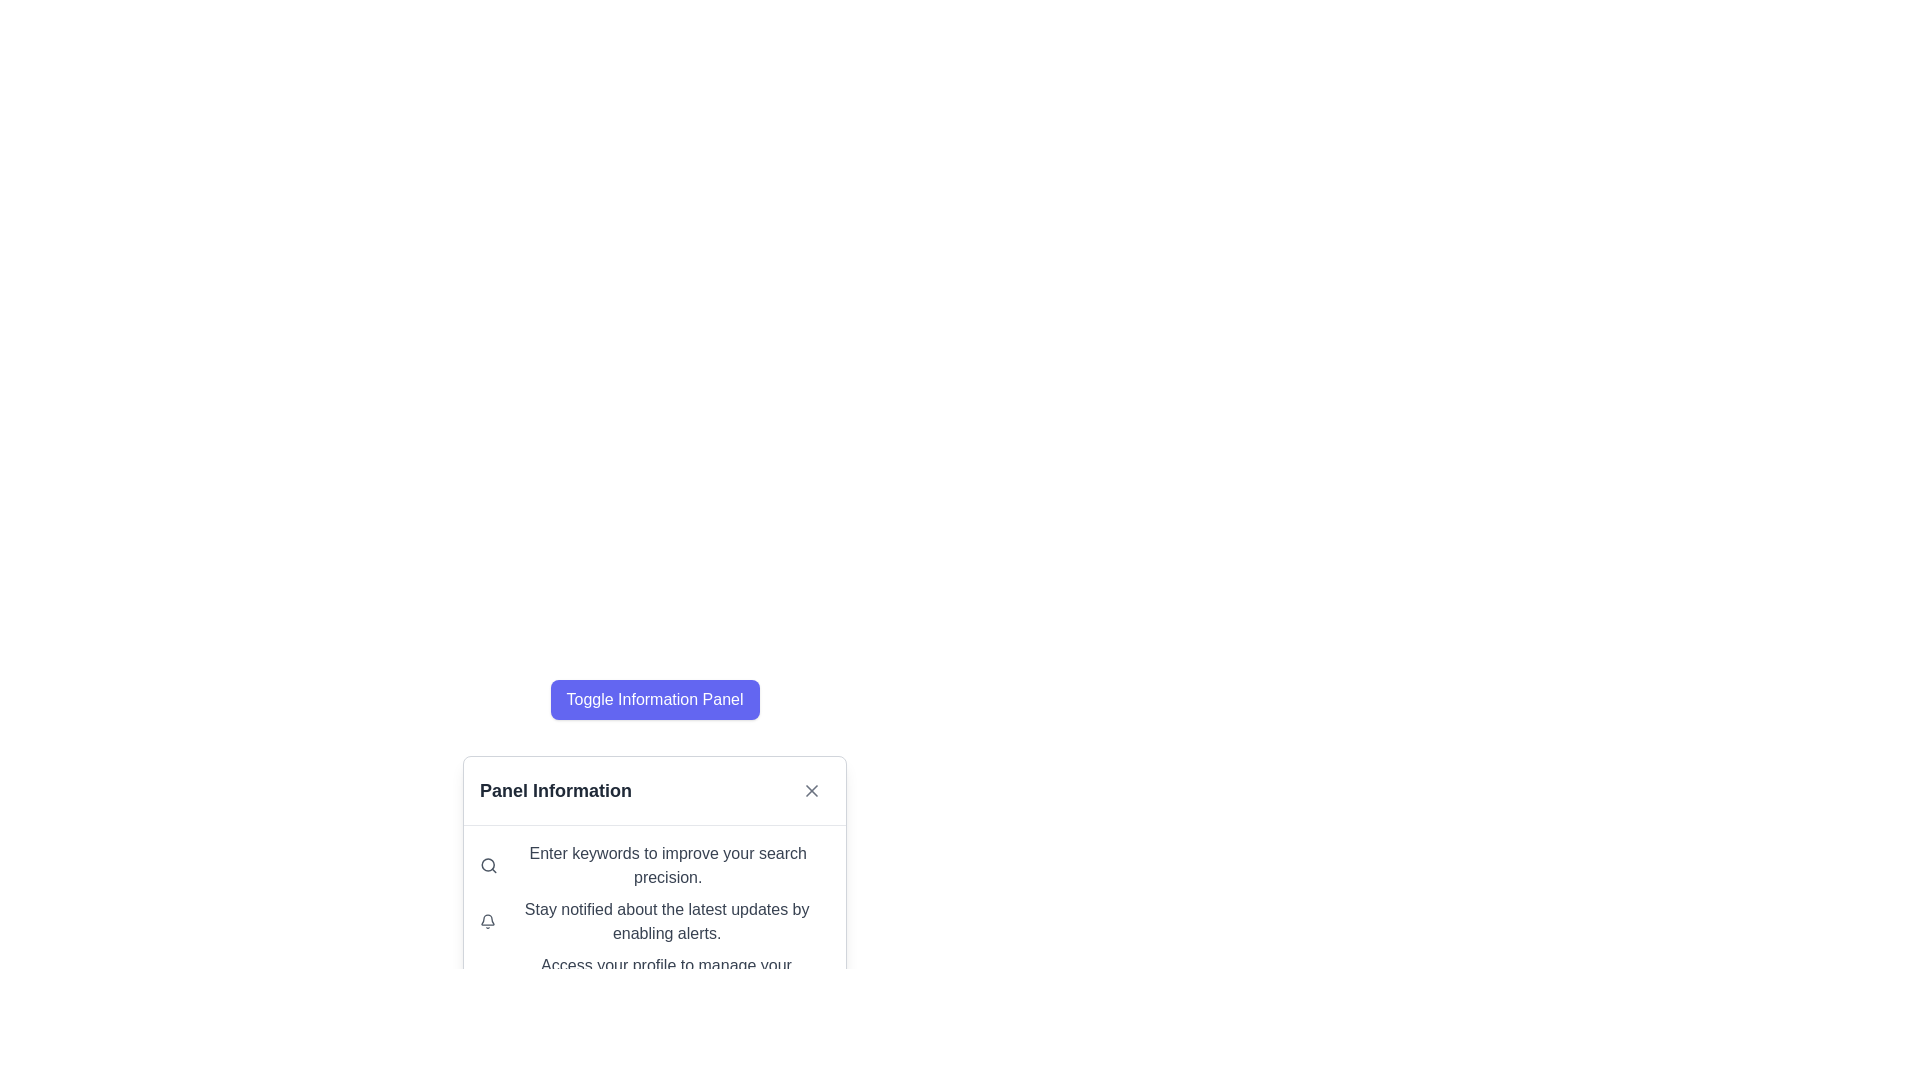 This screenshot has height=1080, width=1920. What do you see at coordinates (489, 865) in the screenshot?
I see `the magnifying glass icon` at bounding box center [489, 865].